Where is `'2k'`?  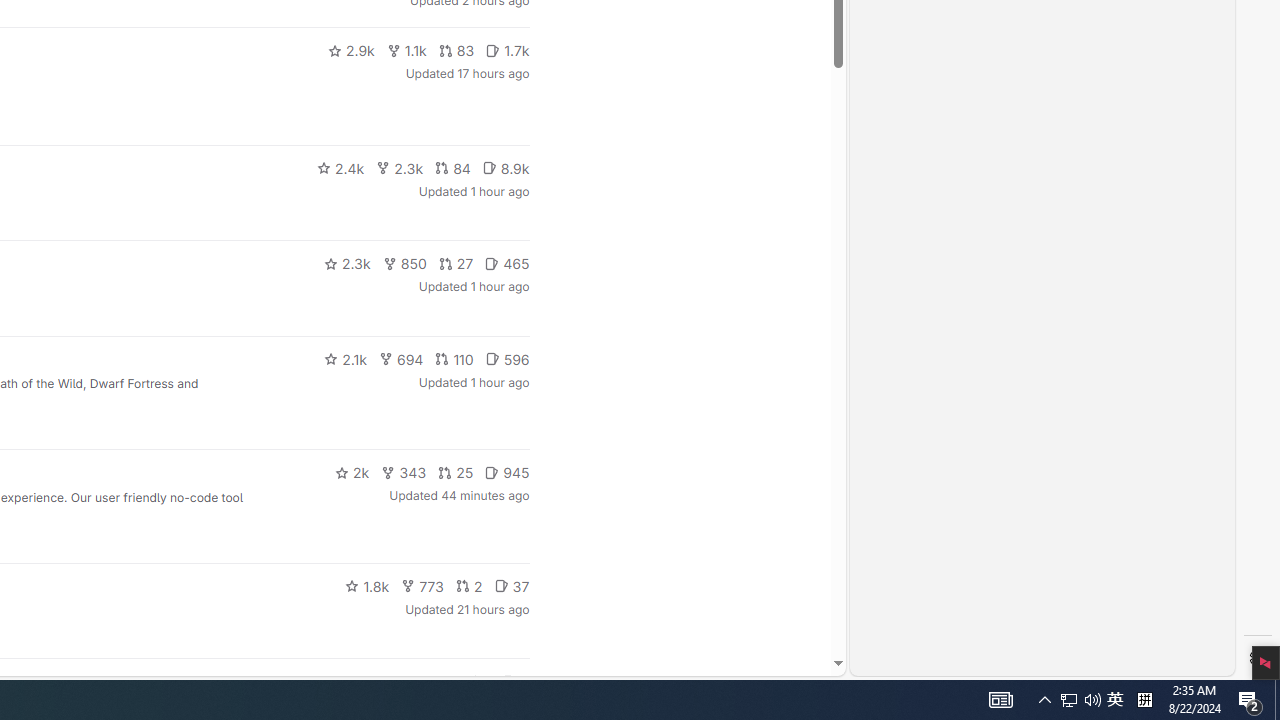 '2k' is located at coordinates (352, 473).